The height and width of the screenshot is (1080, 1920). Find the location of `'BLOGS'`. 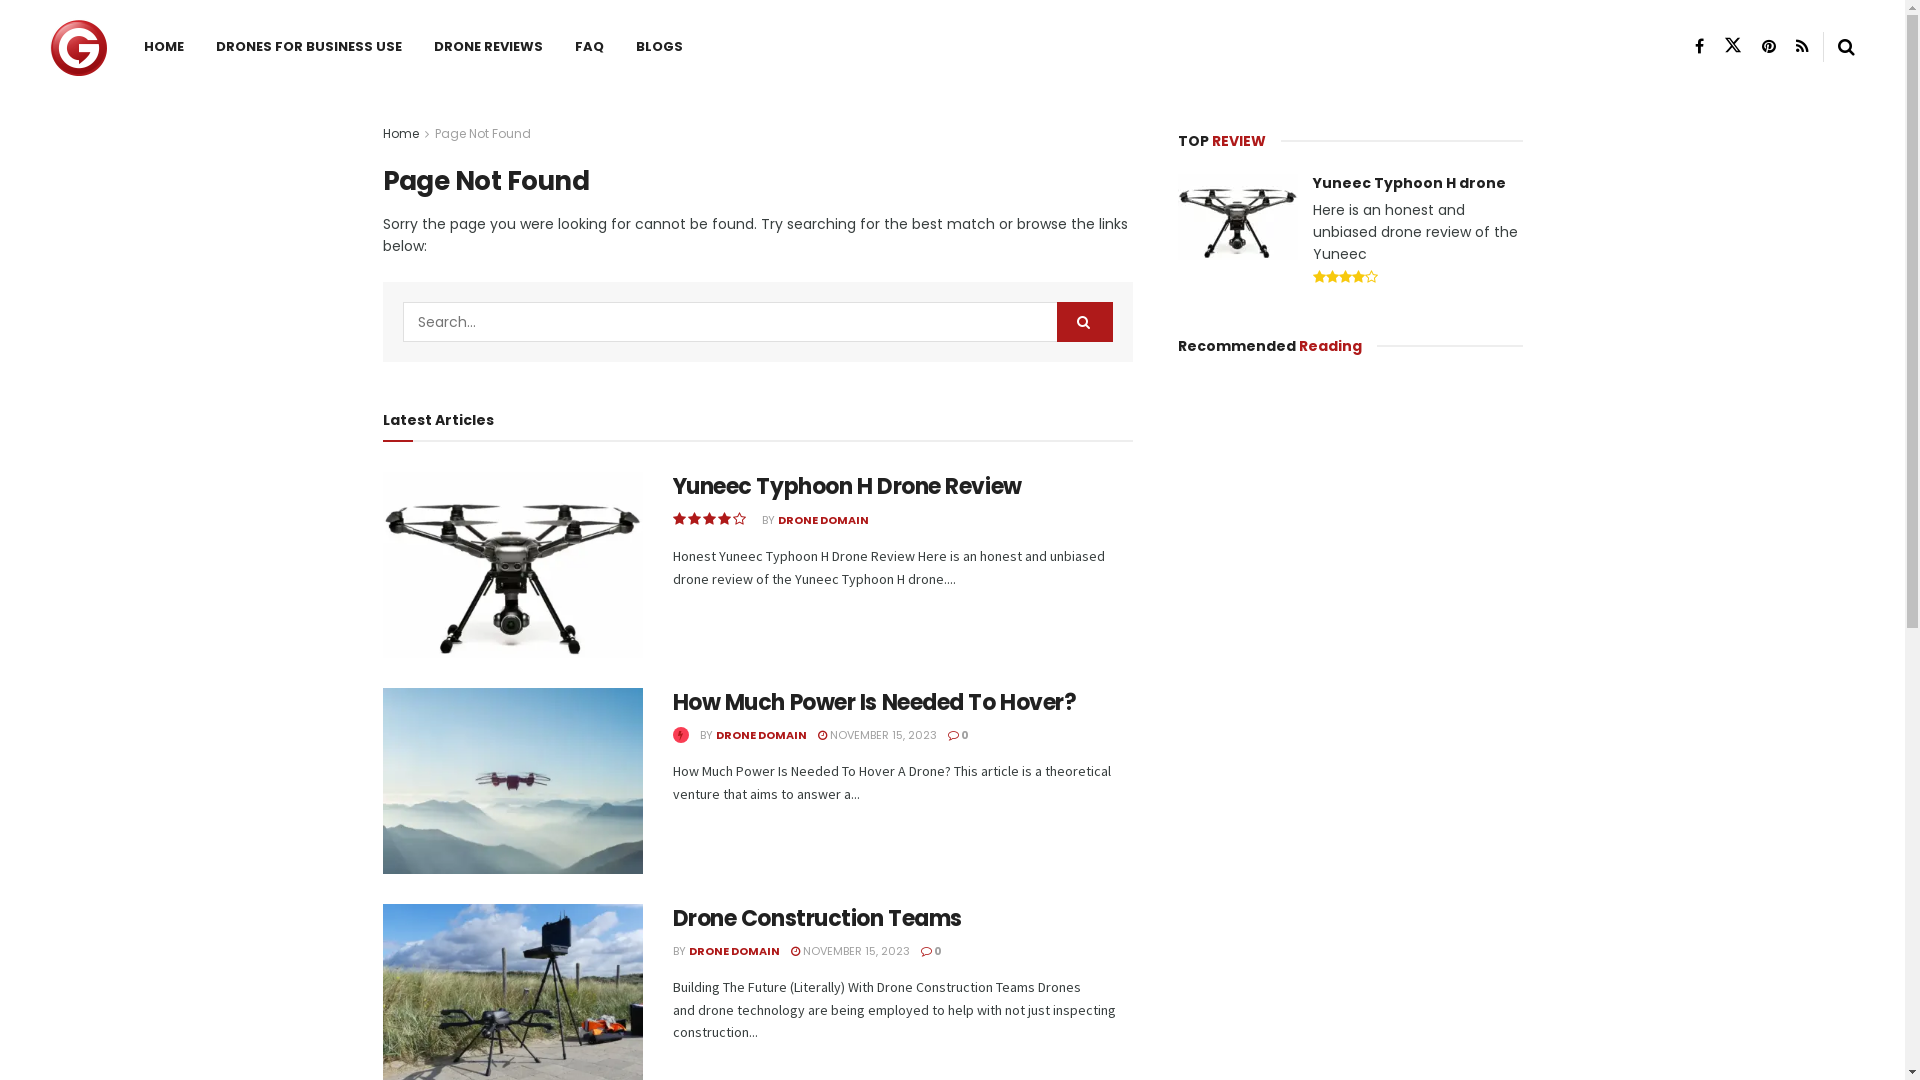

'BLOGS' is located at coordinates (659, 45).